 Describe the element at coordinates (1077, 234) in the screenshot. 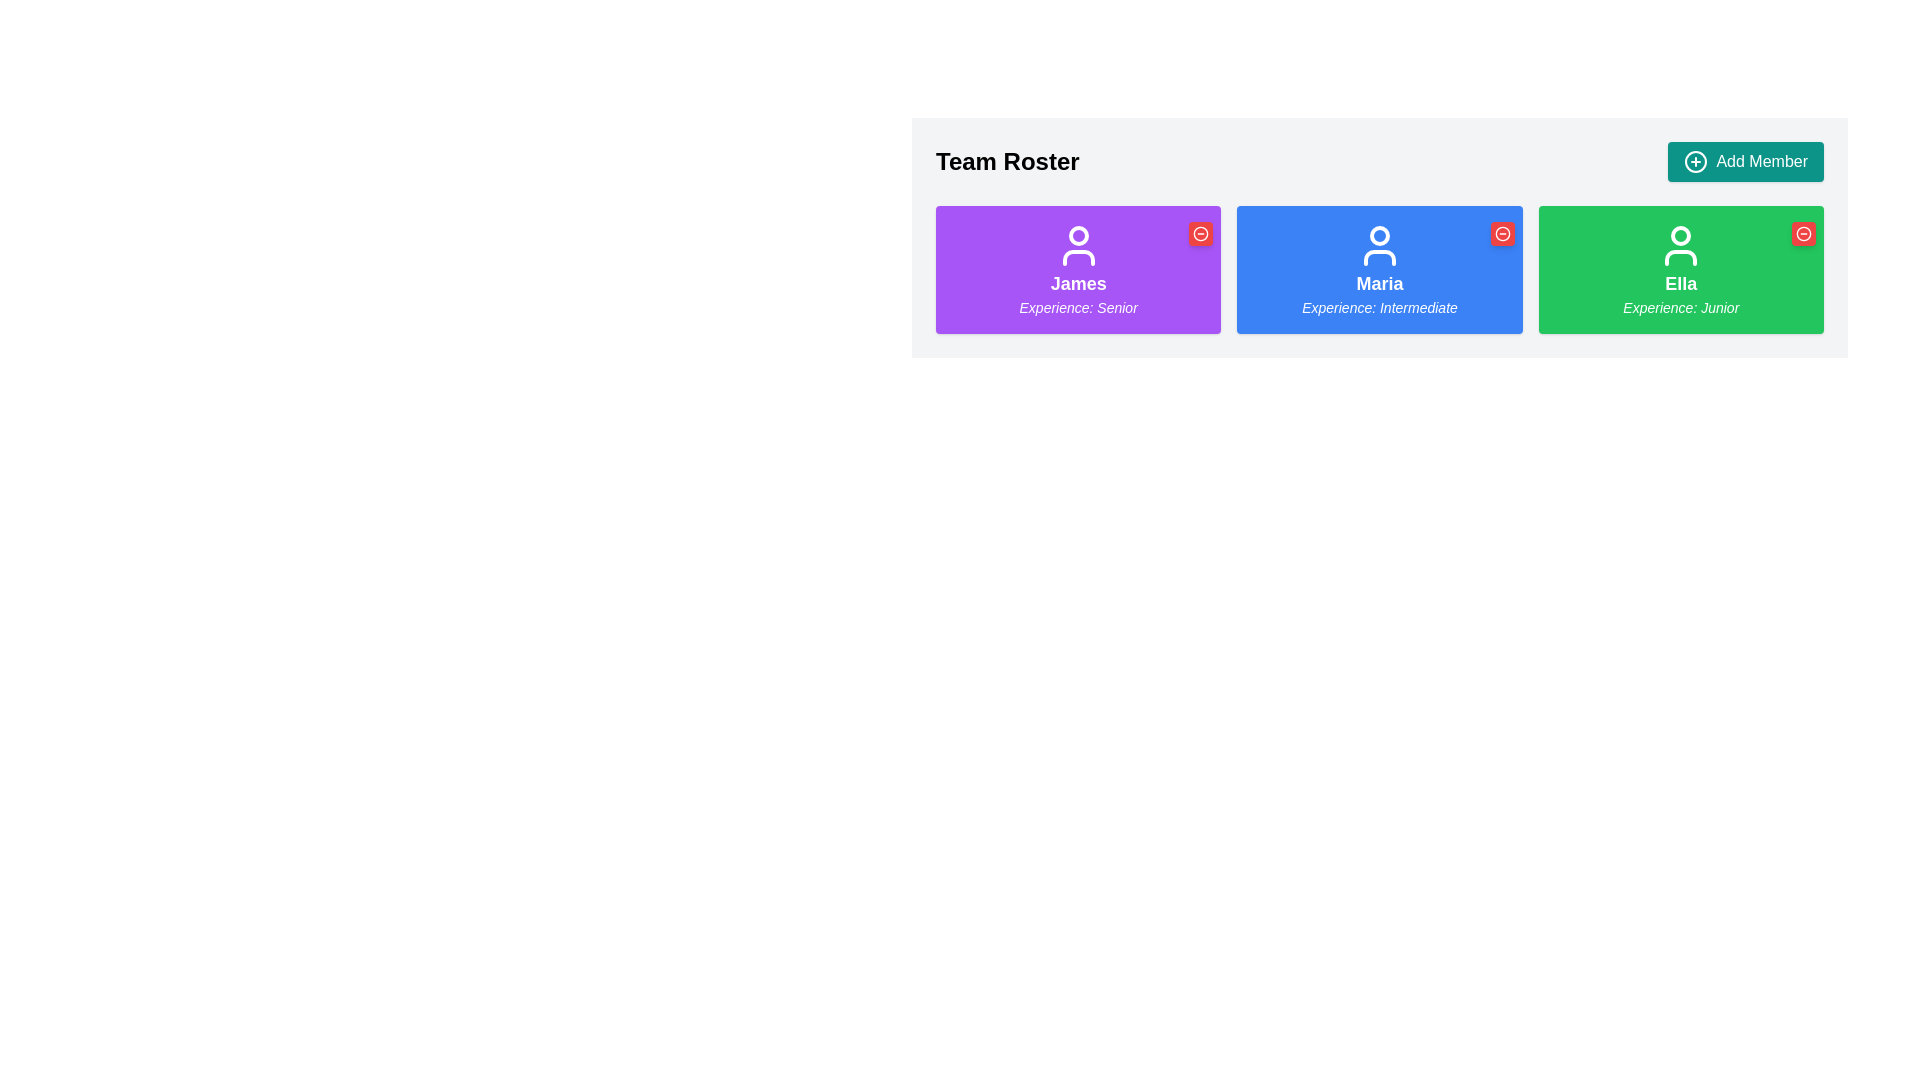

I see `the circular user profile icon located in the upper central area of the purple tile labeled 'James'` at that location.